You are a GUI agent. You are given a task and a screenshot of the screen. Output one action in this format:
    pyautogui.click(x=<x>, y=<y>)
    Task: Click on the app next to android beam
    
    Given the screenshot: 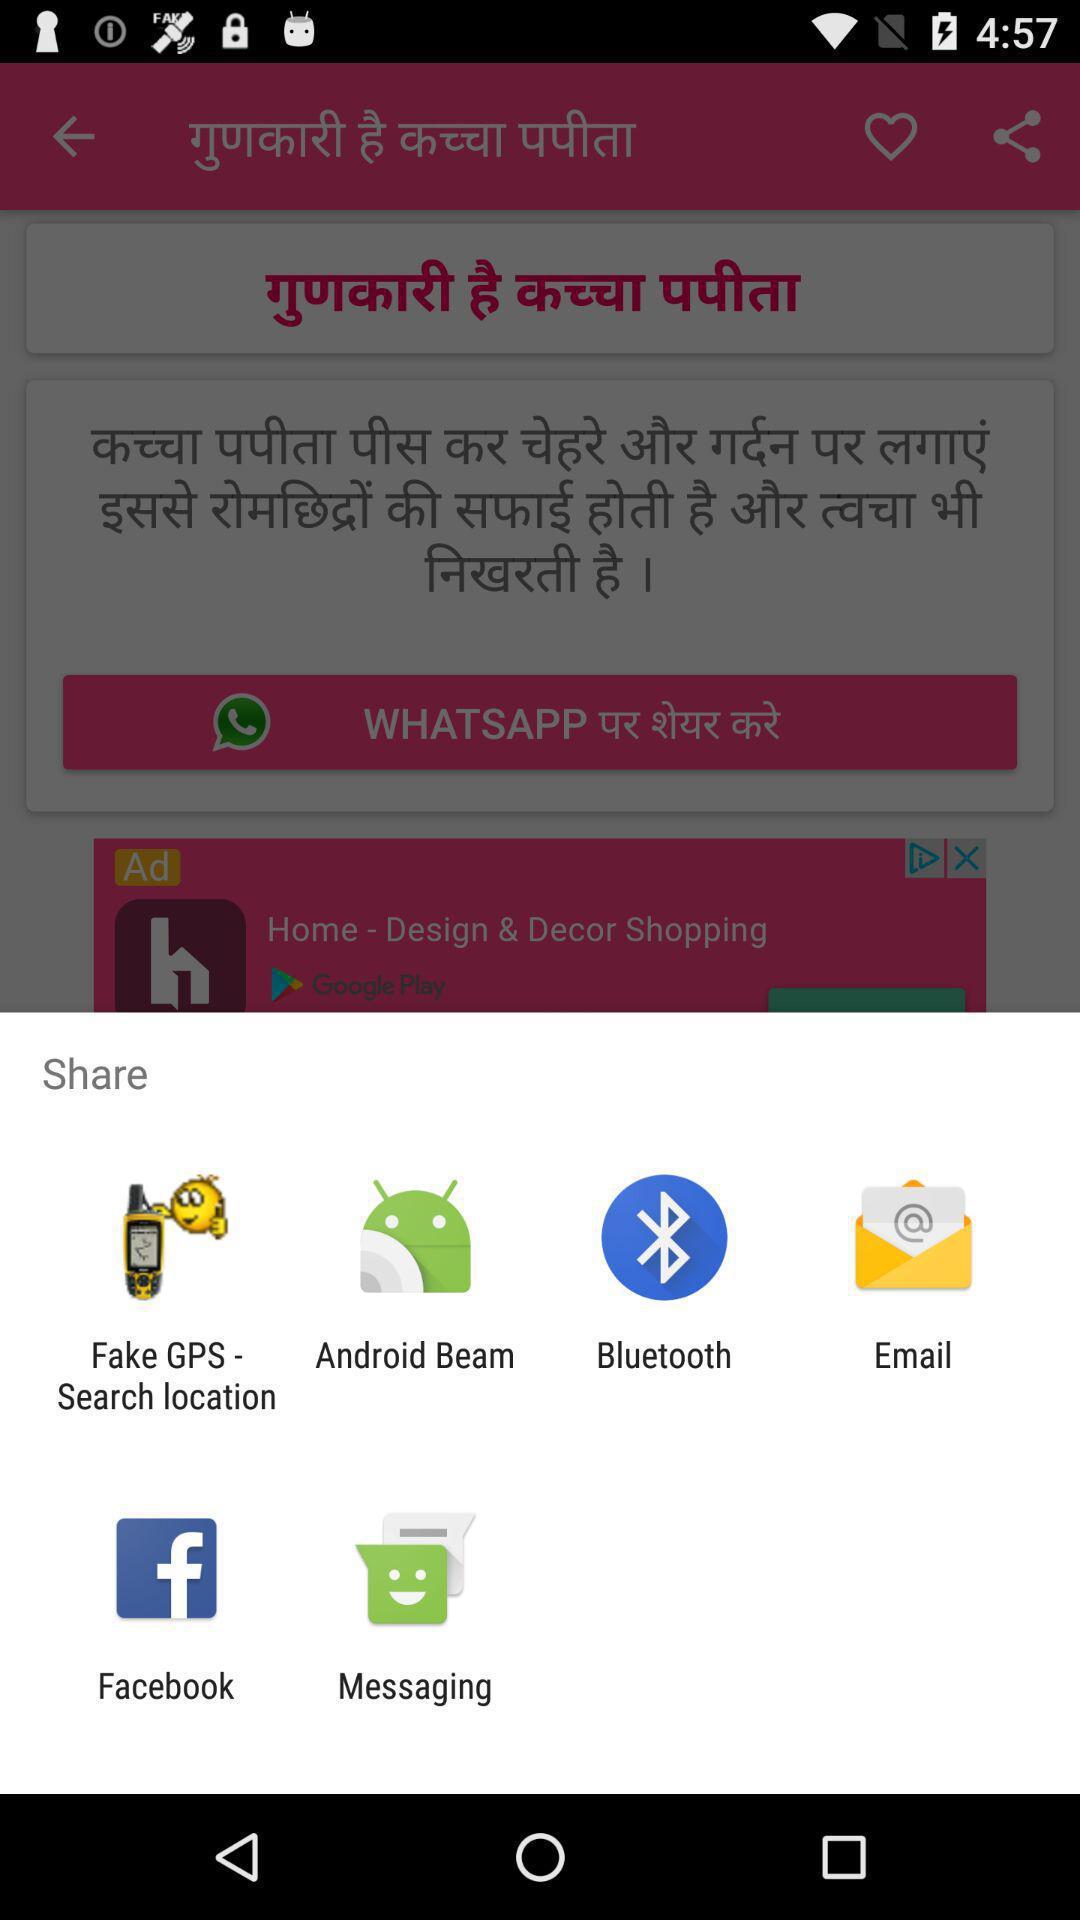 What is the action you would take?
    pyautogui.click(x=165, y=1374)
    